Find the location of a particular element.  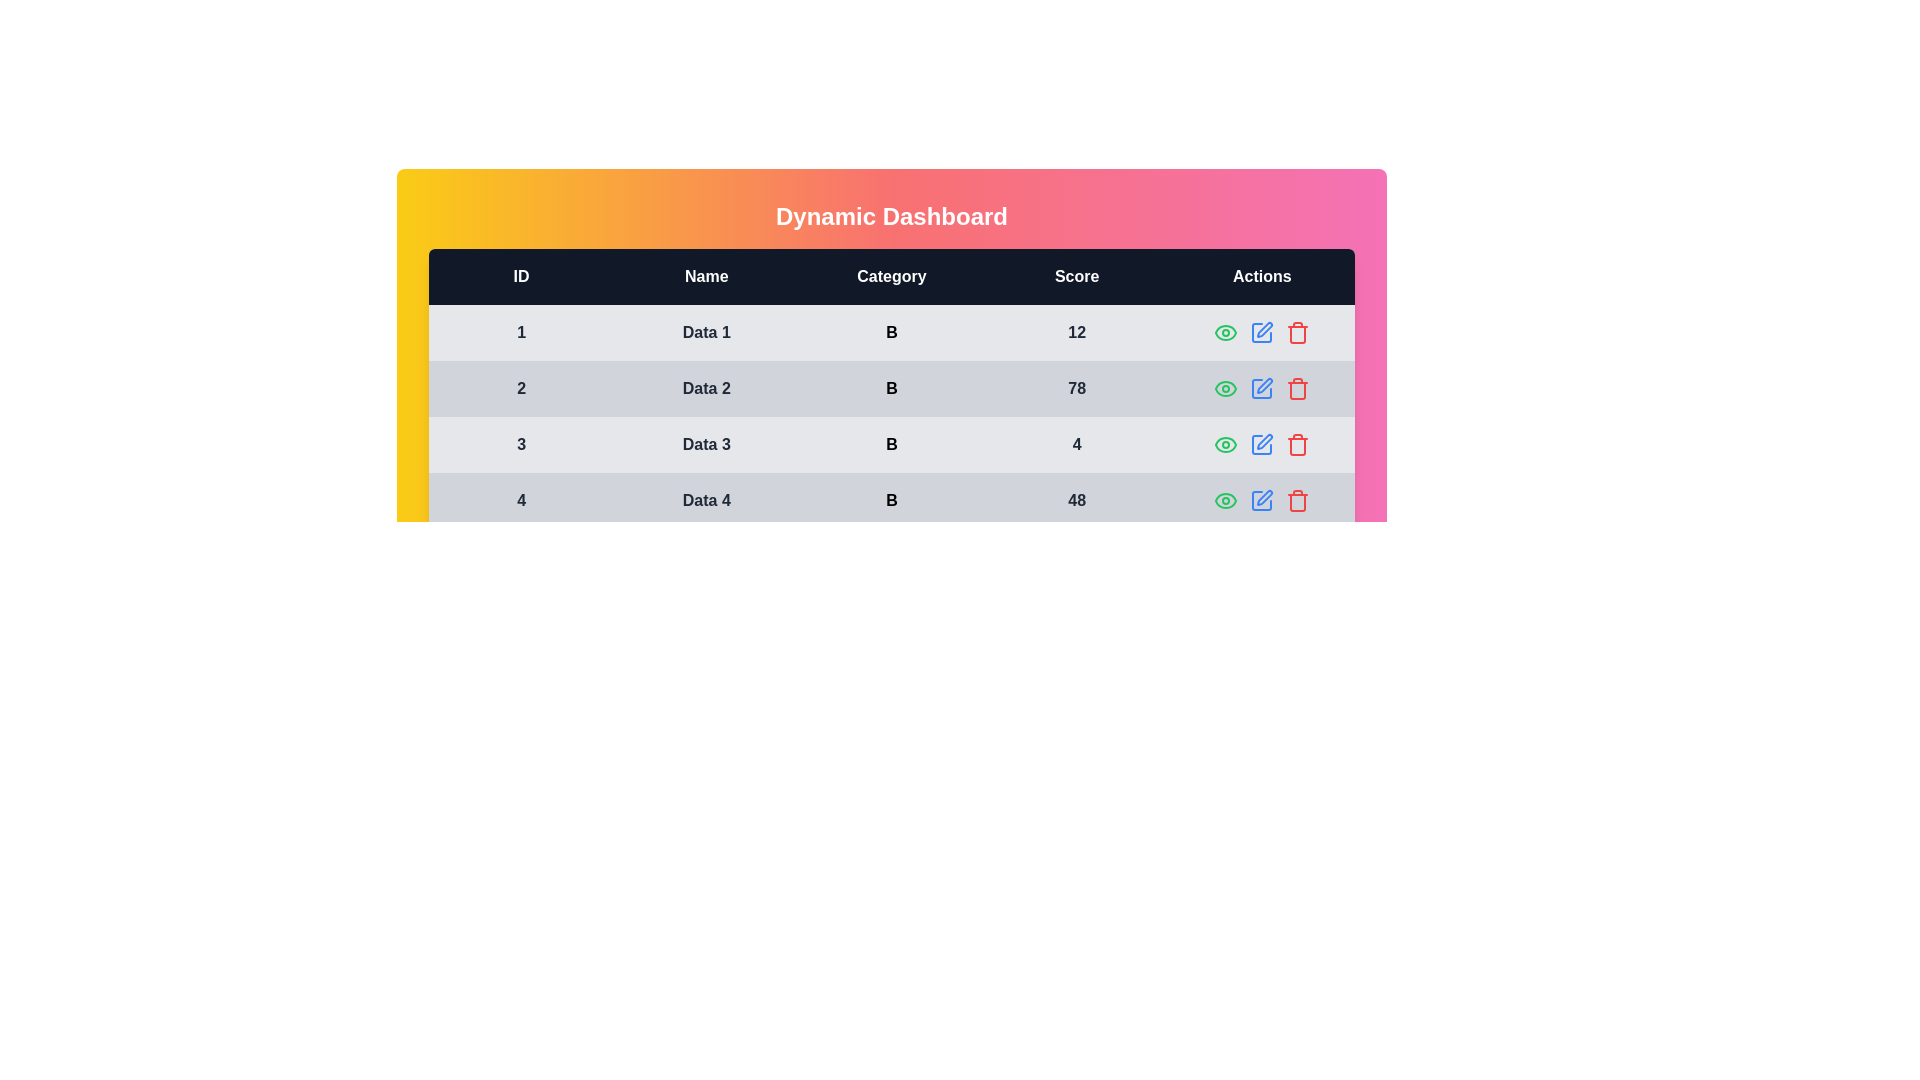

the row corresponding to 2 is located at coordinates (891, 389).